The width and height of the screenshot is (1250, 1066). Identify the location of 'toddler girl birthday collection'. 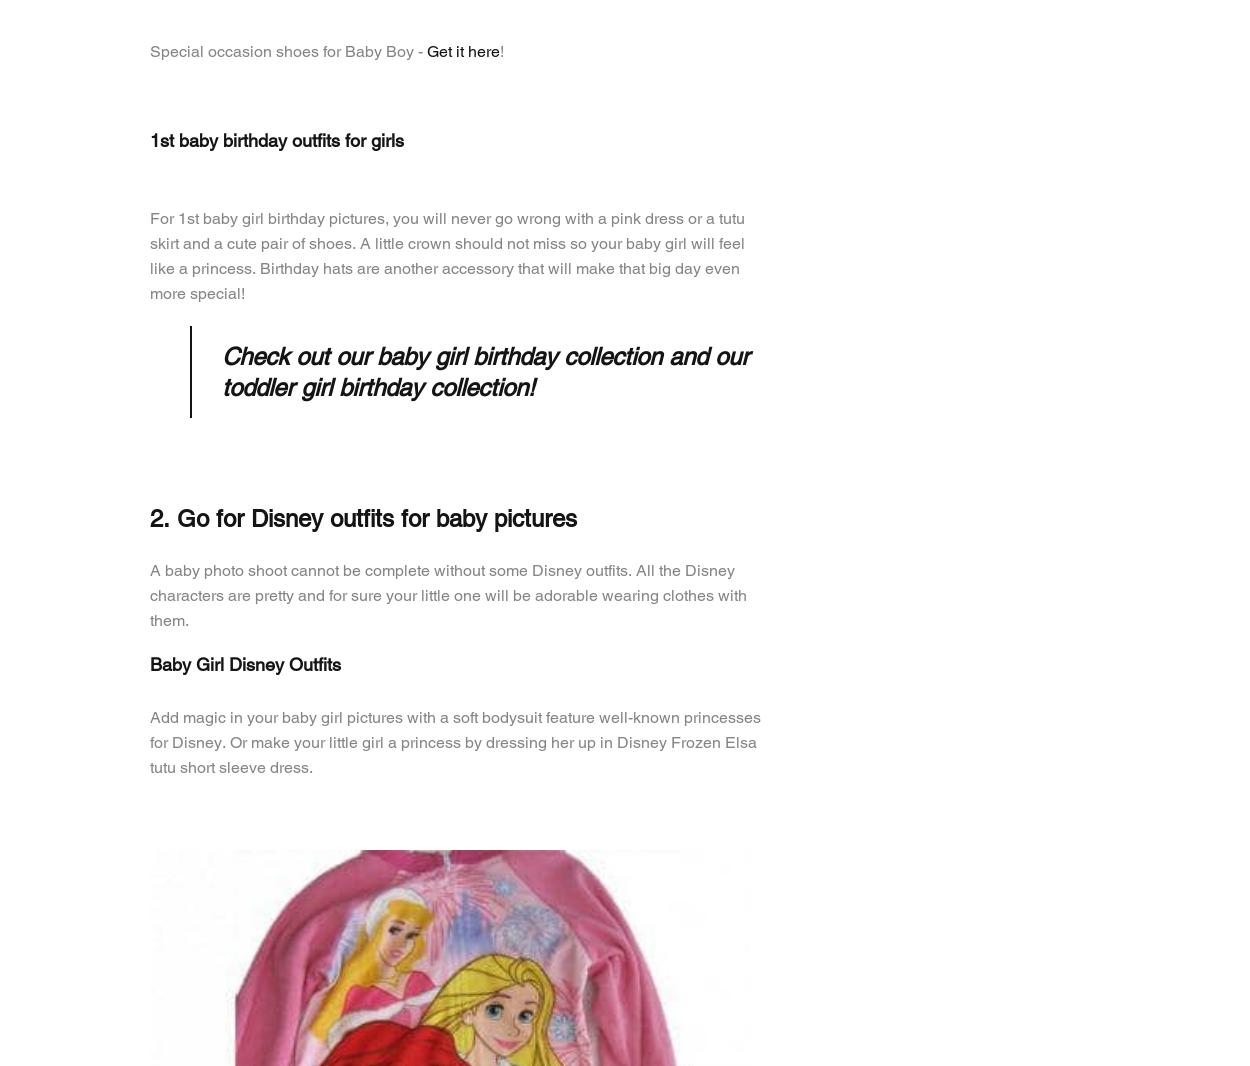
(375, 386).